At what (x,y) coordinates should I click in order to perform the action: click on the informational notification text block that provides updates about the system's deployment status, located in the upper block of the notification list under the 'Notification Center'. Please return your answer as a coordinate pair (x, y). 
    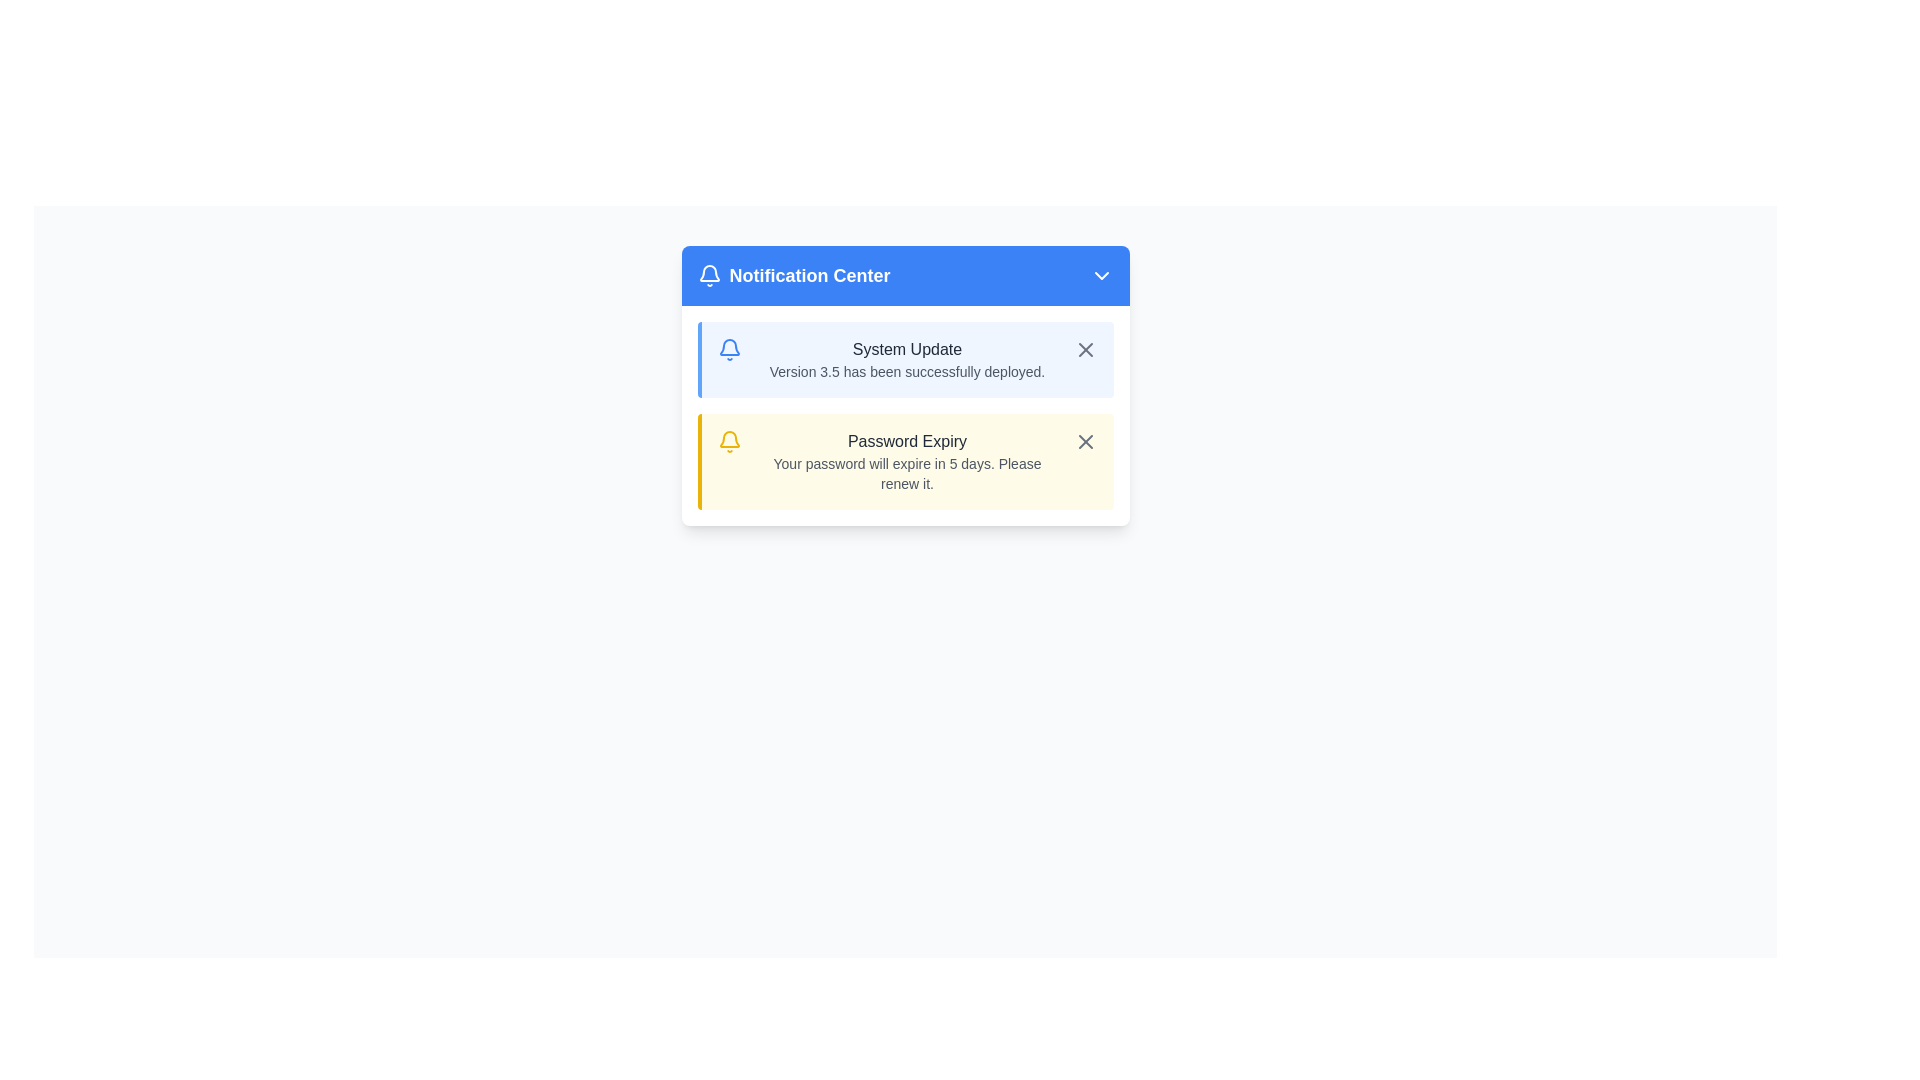
    Looking at the image, I should click on (906, 358).